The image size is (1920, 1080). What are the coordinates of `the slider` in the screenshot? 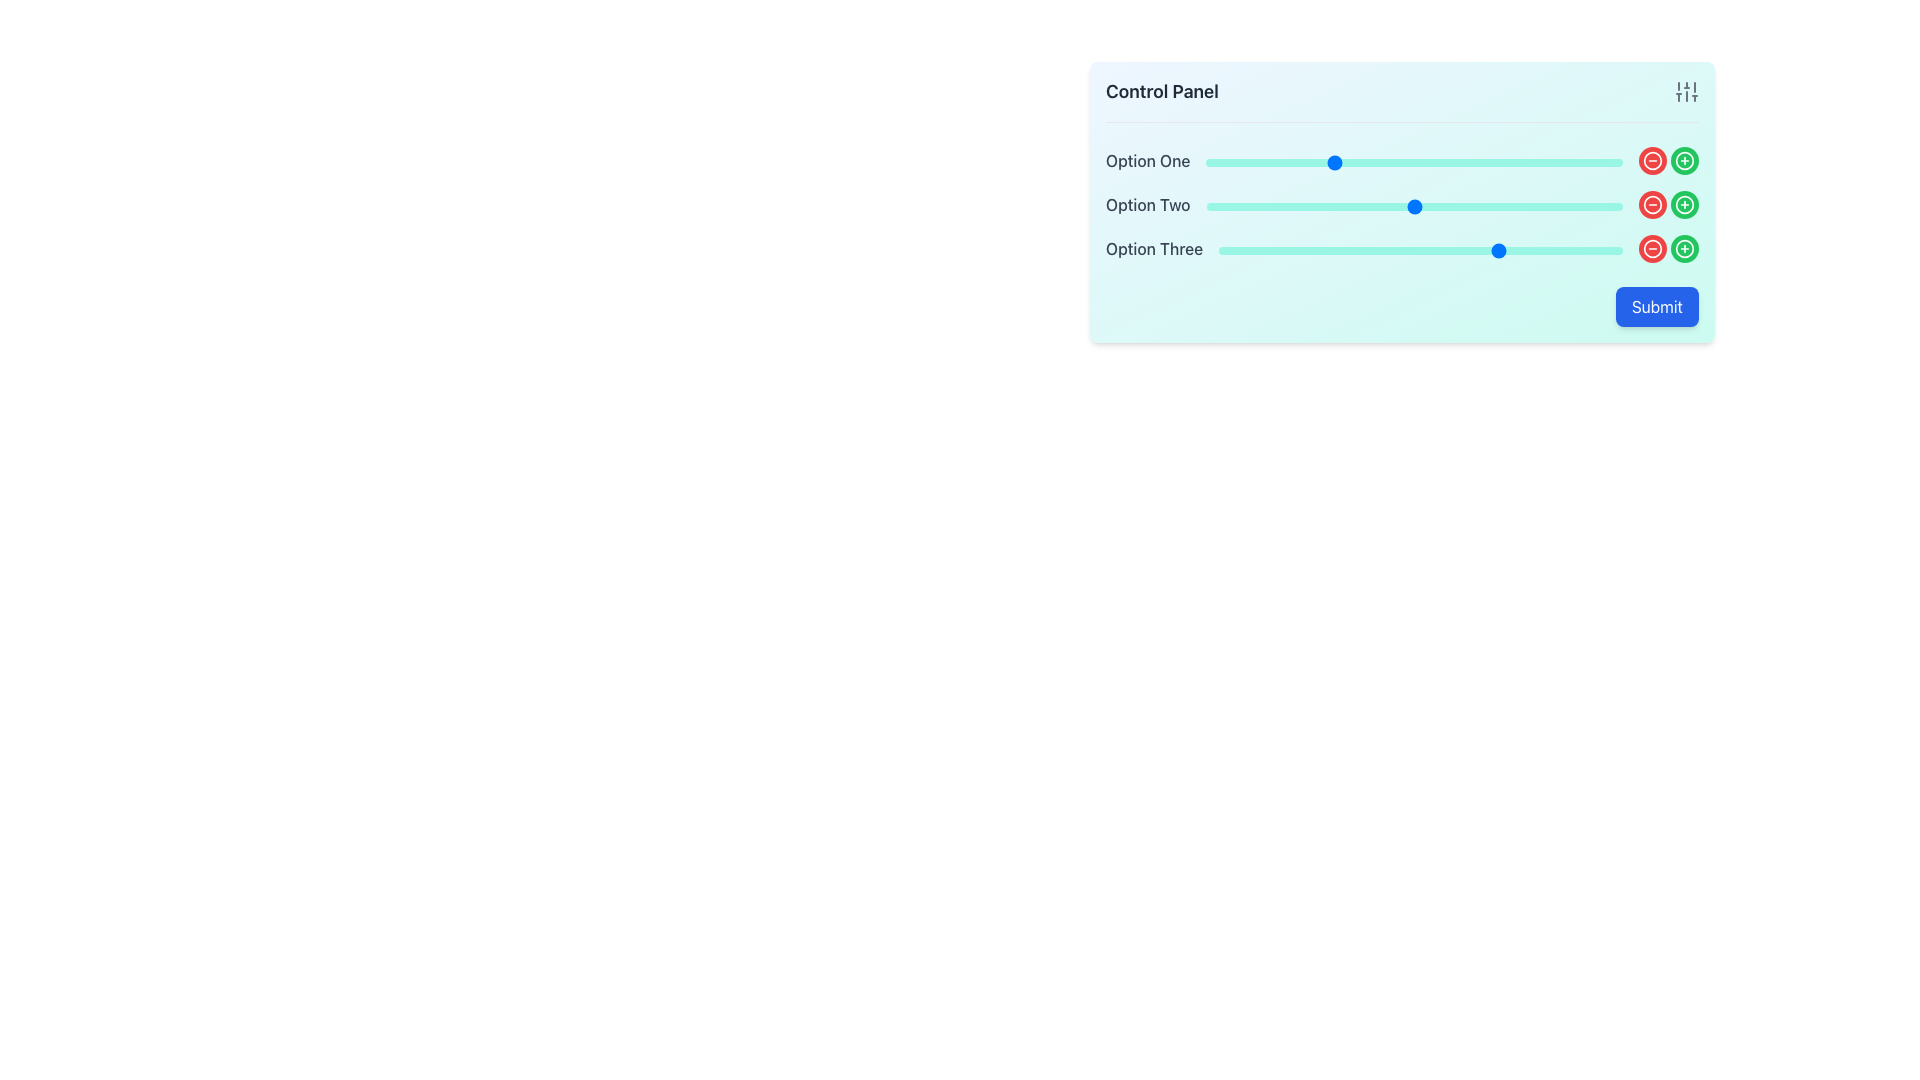 It's located at (1247, 161).